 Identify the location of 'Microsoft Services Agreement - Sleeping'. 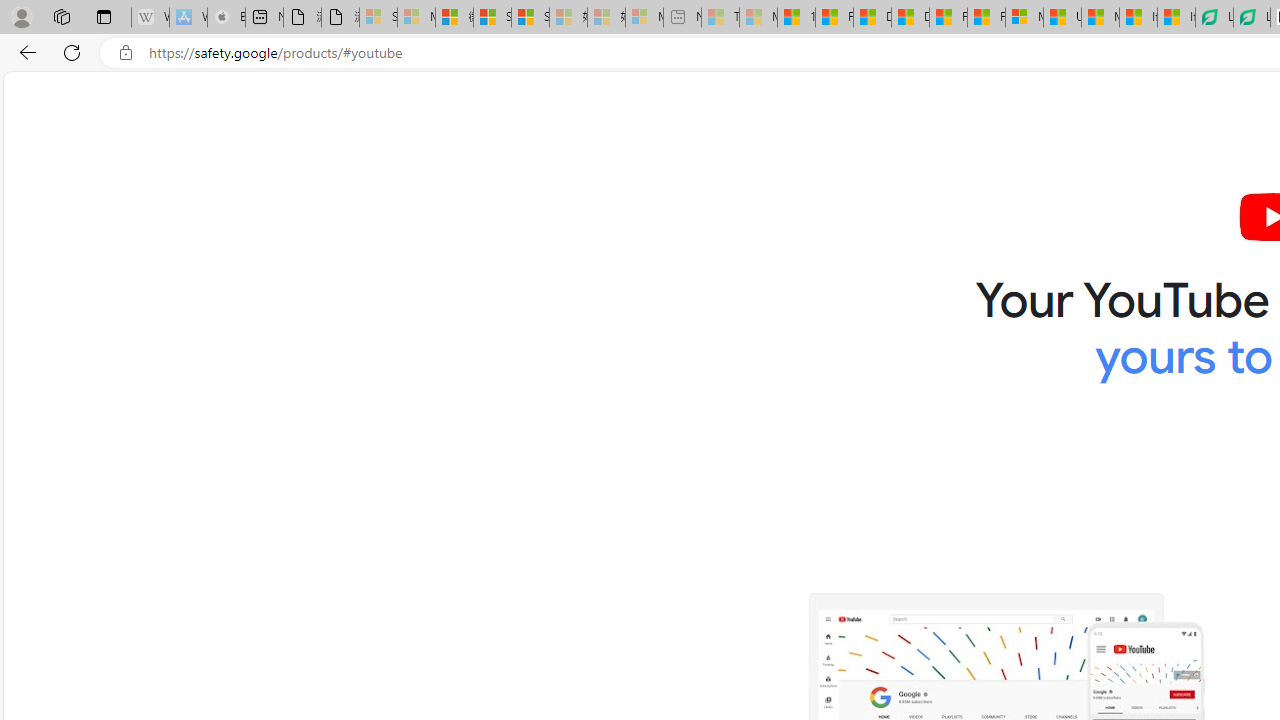
(415, 17).